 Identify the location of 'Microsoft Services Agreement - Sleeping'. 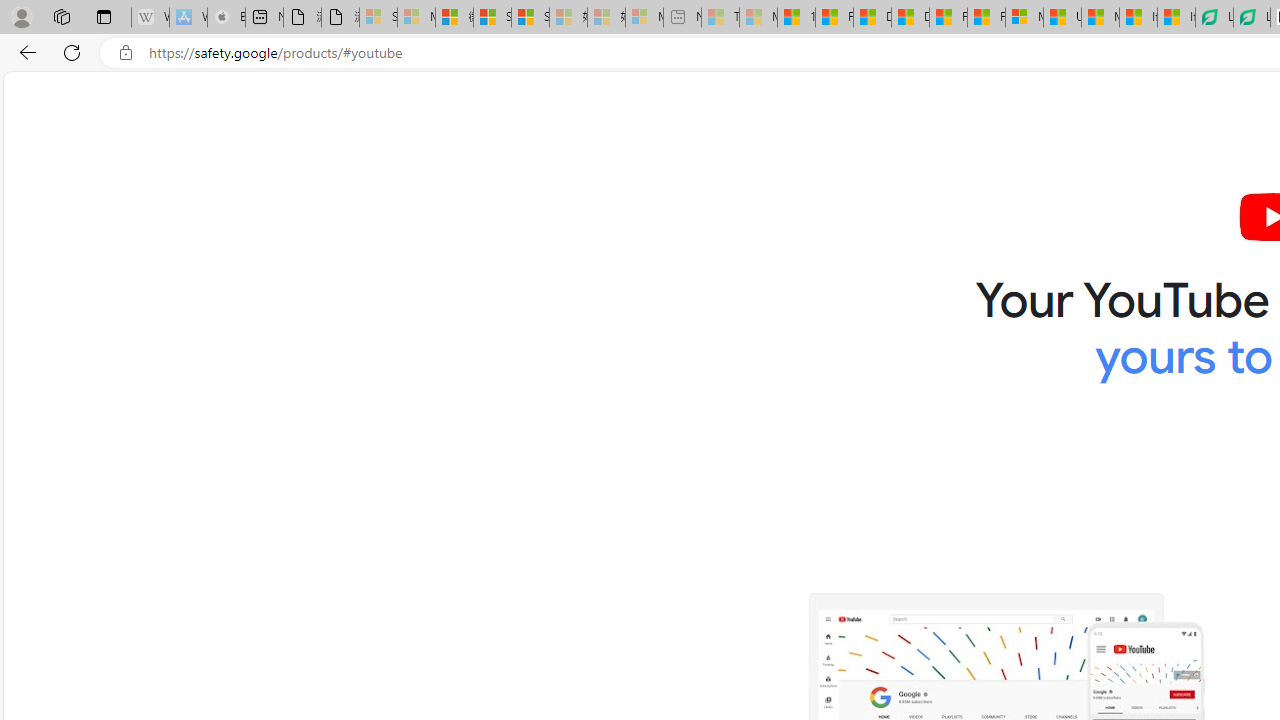
(415, 17).